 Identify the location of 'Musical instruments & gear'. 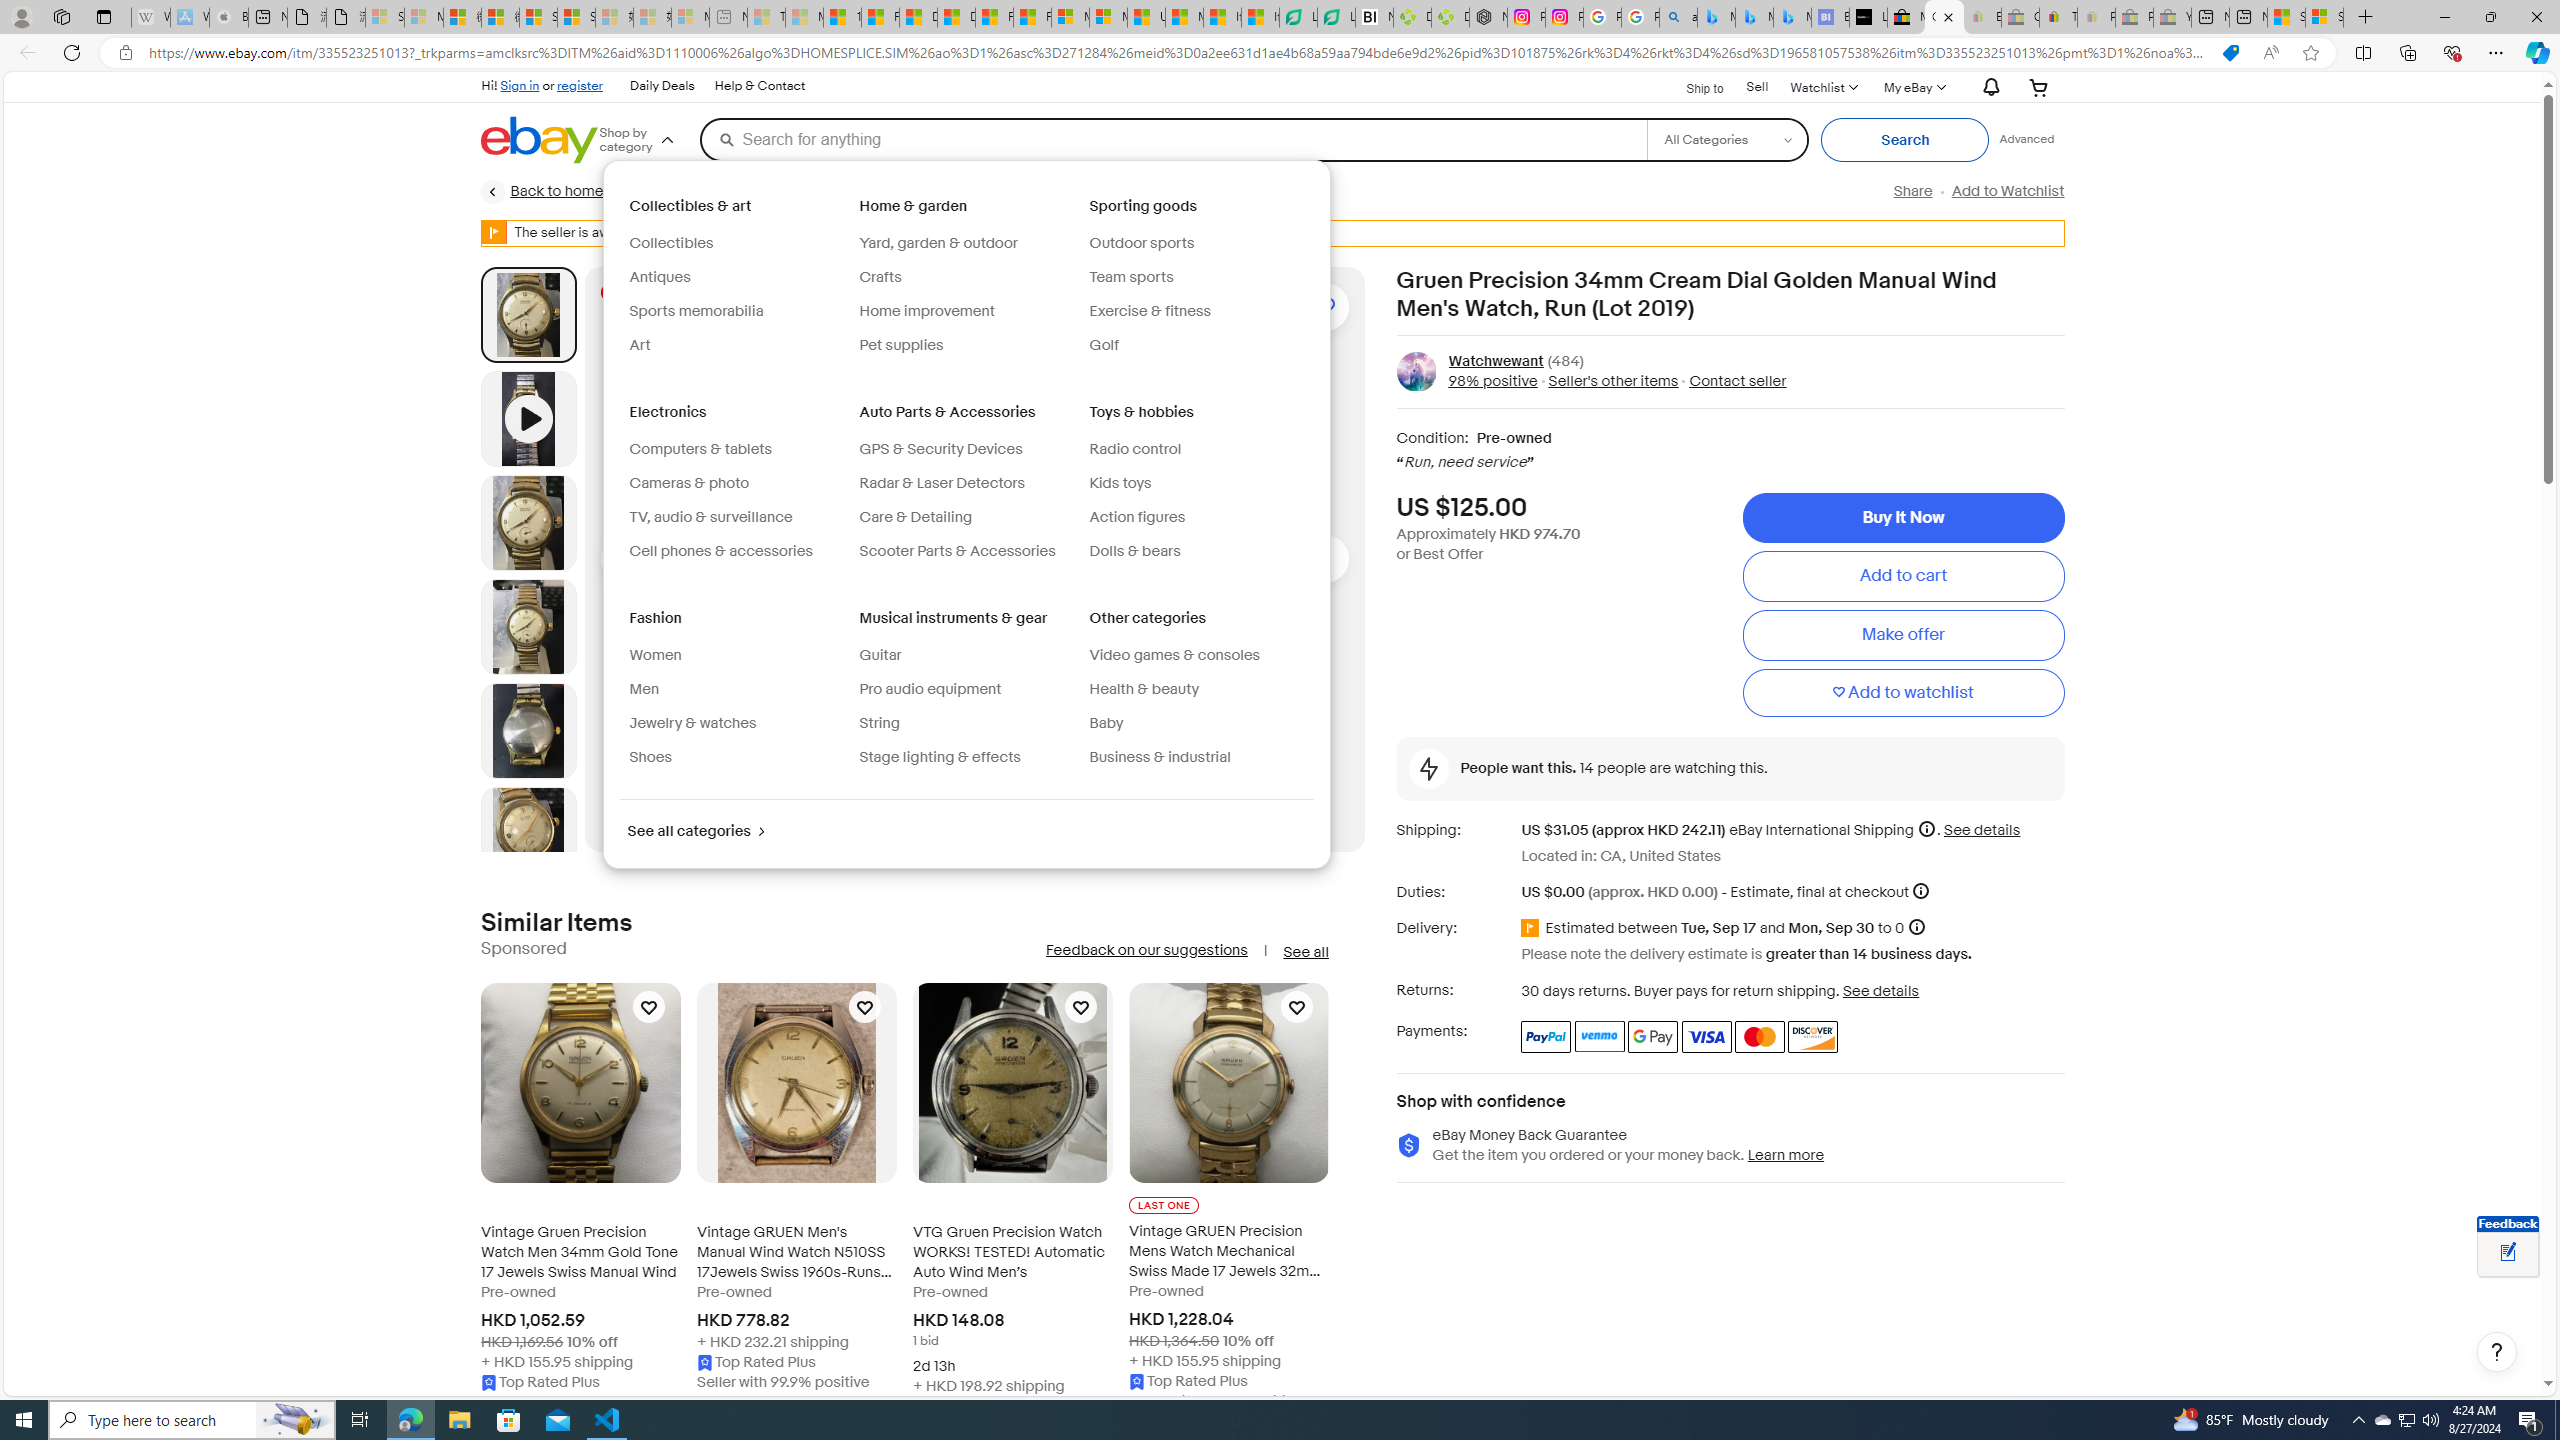
(953, 617).